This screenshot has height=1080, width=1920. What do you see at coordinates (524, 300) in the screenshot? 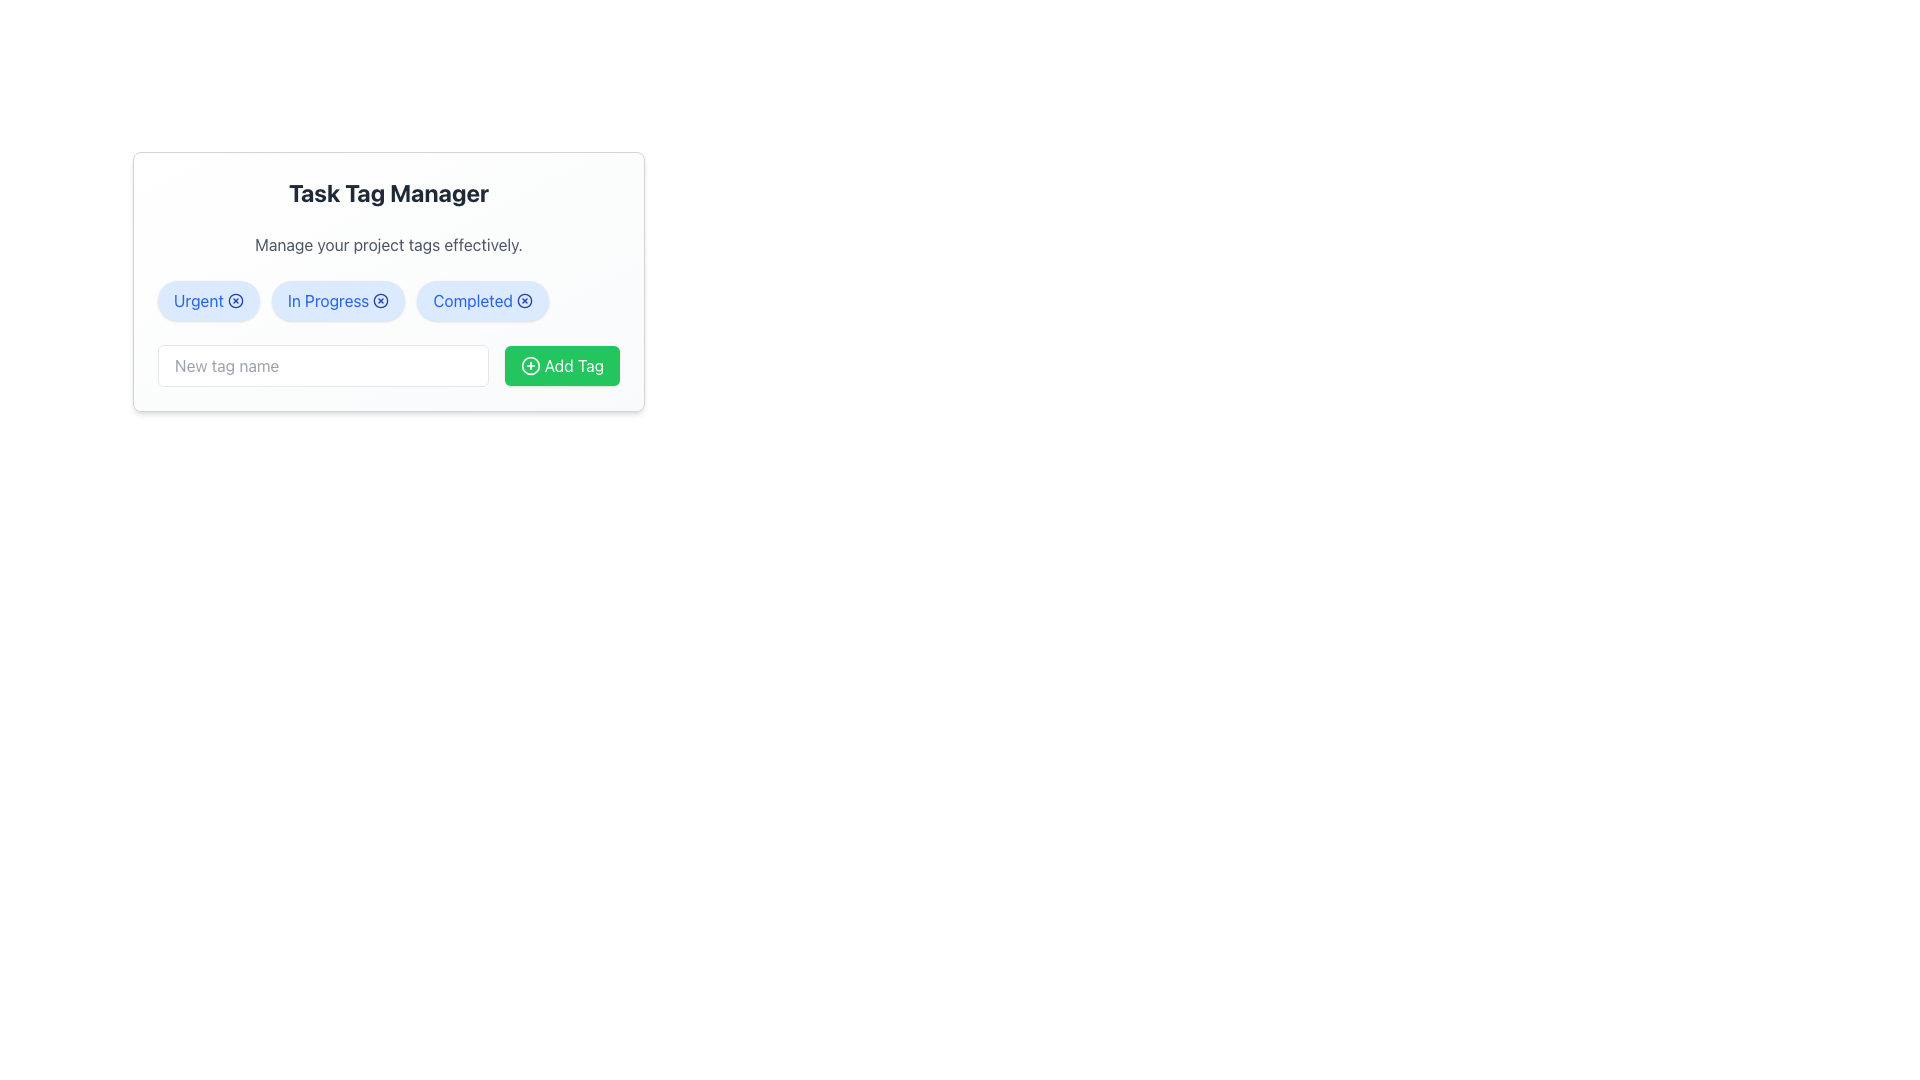
I see `the small circular icon button with a blue outline enclosing an 'X' mark, located at the rightmost end of the 'Completed' tag, adjacent to the text 'Completed'` at bounding box center [524, 300].